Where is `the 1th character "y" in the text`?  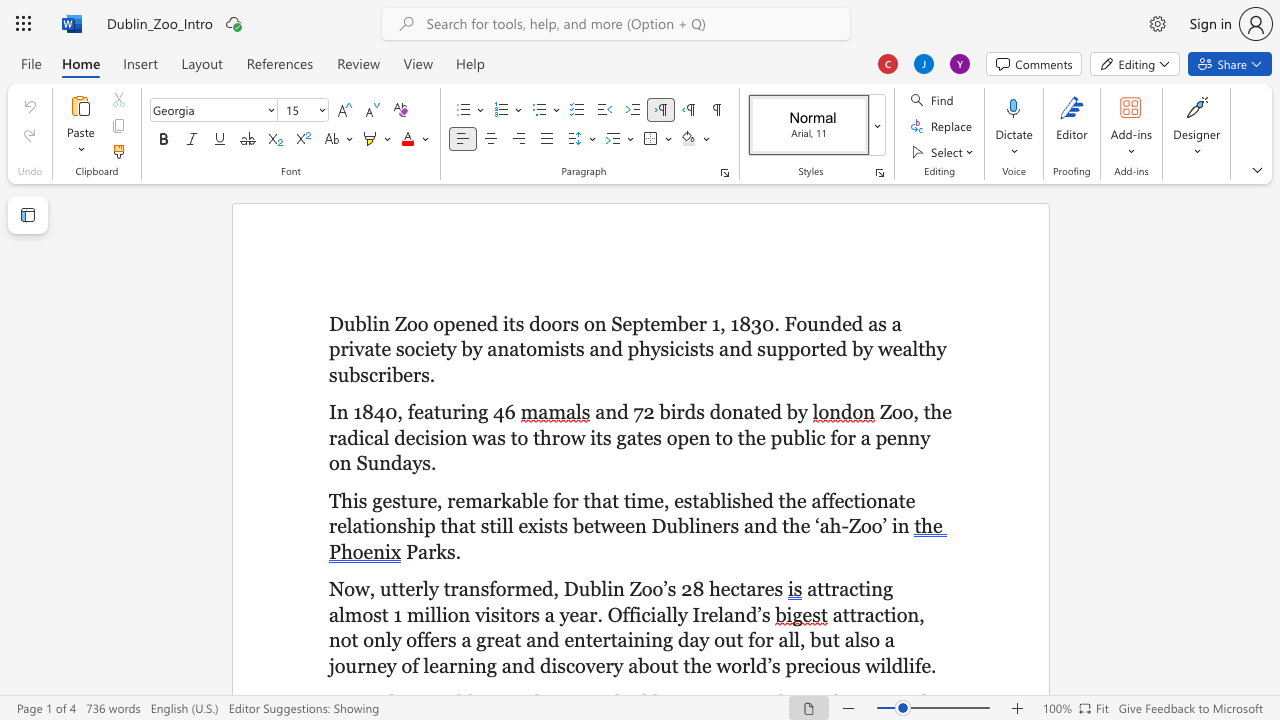 the 1th character "y" in the text is located at coordinates (802, 411).